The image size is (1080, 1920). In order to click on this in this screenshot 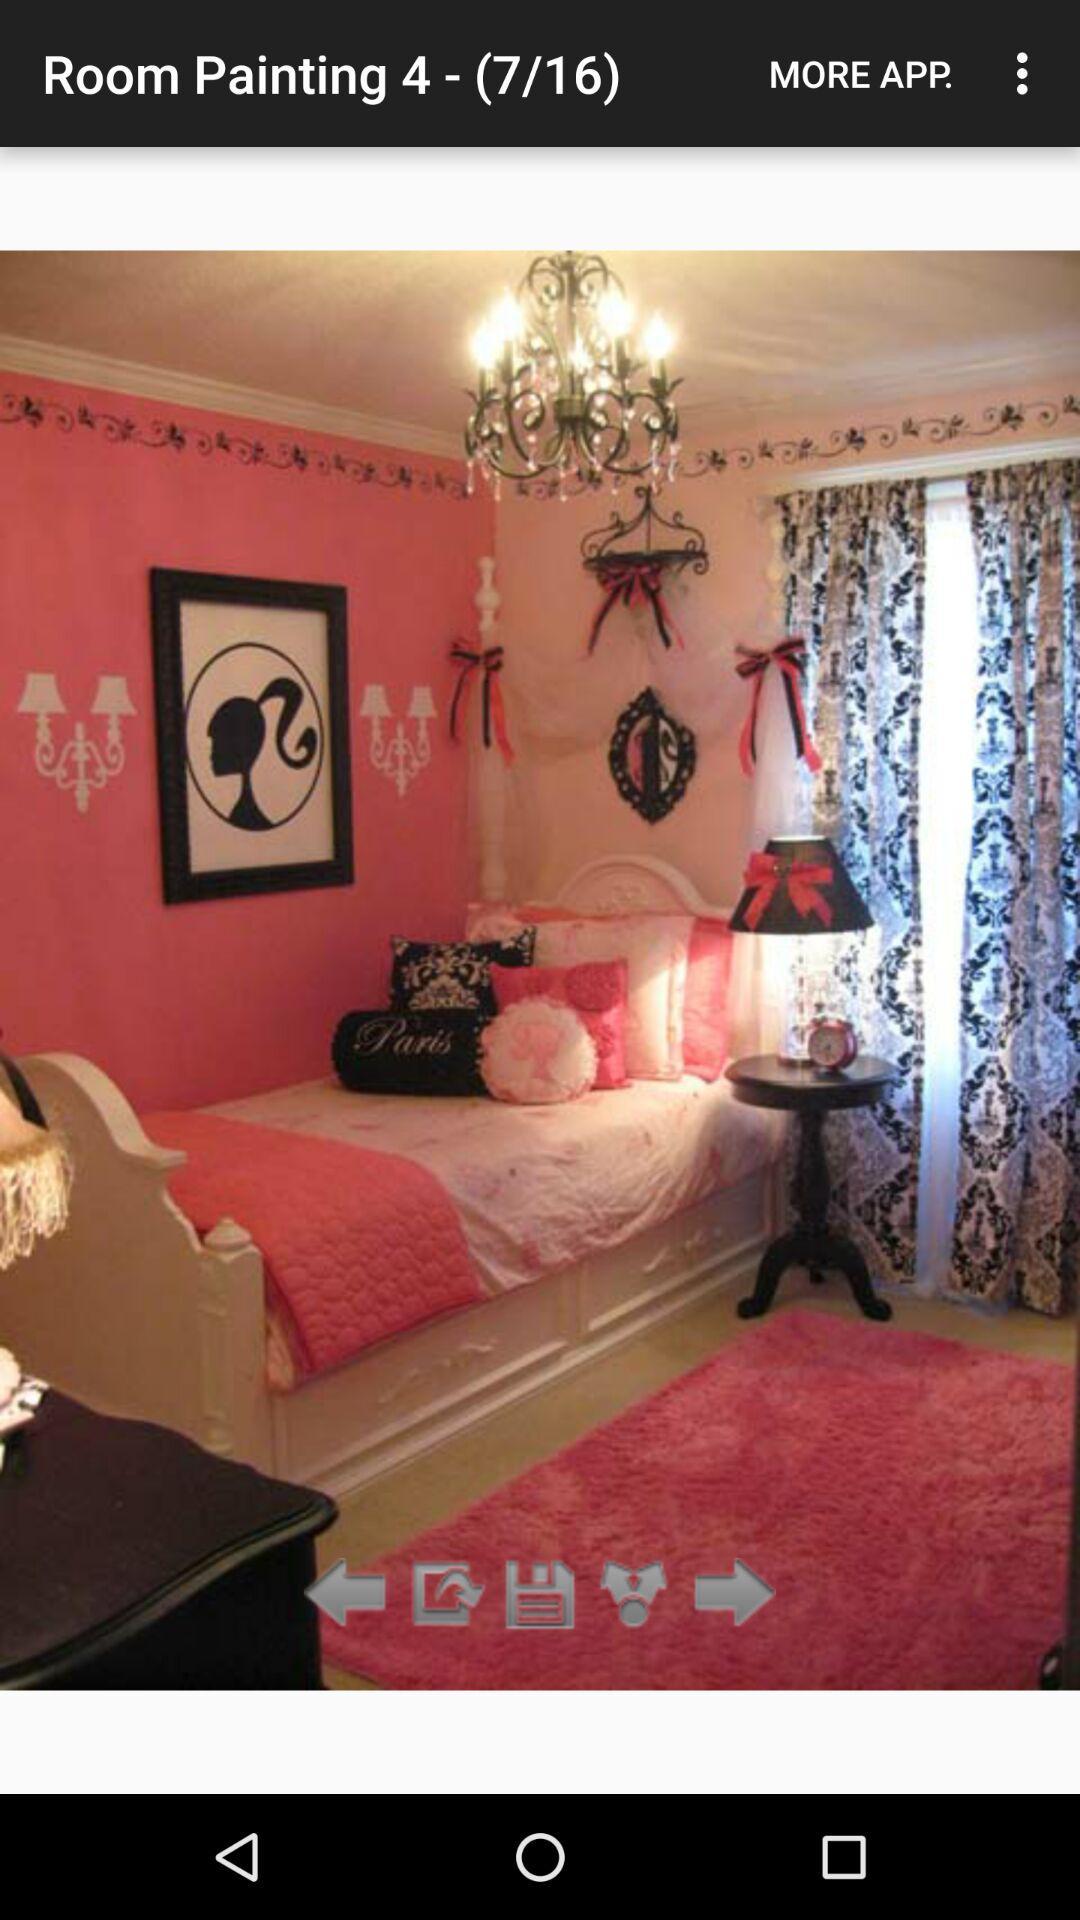, I will do `click(540, 1593)`.